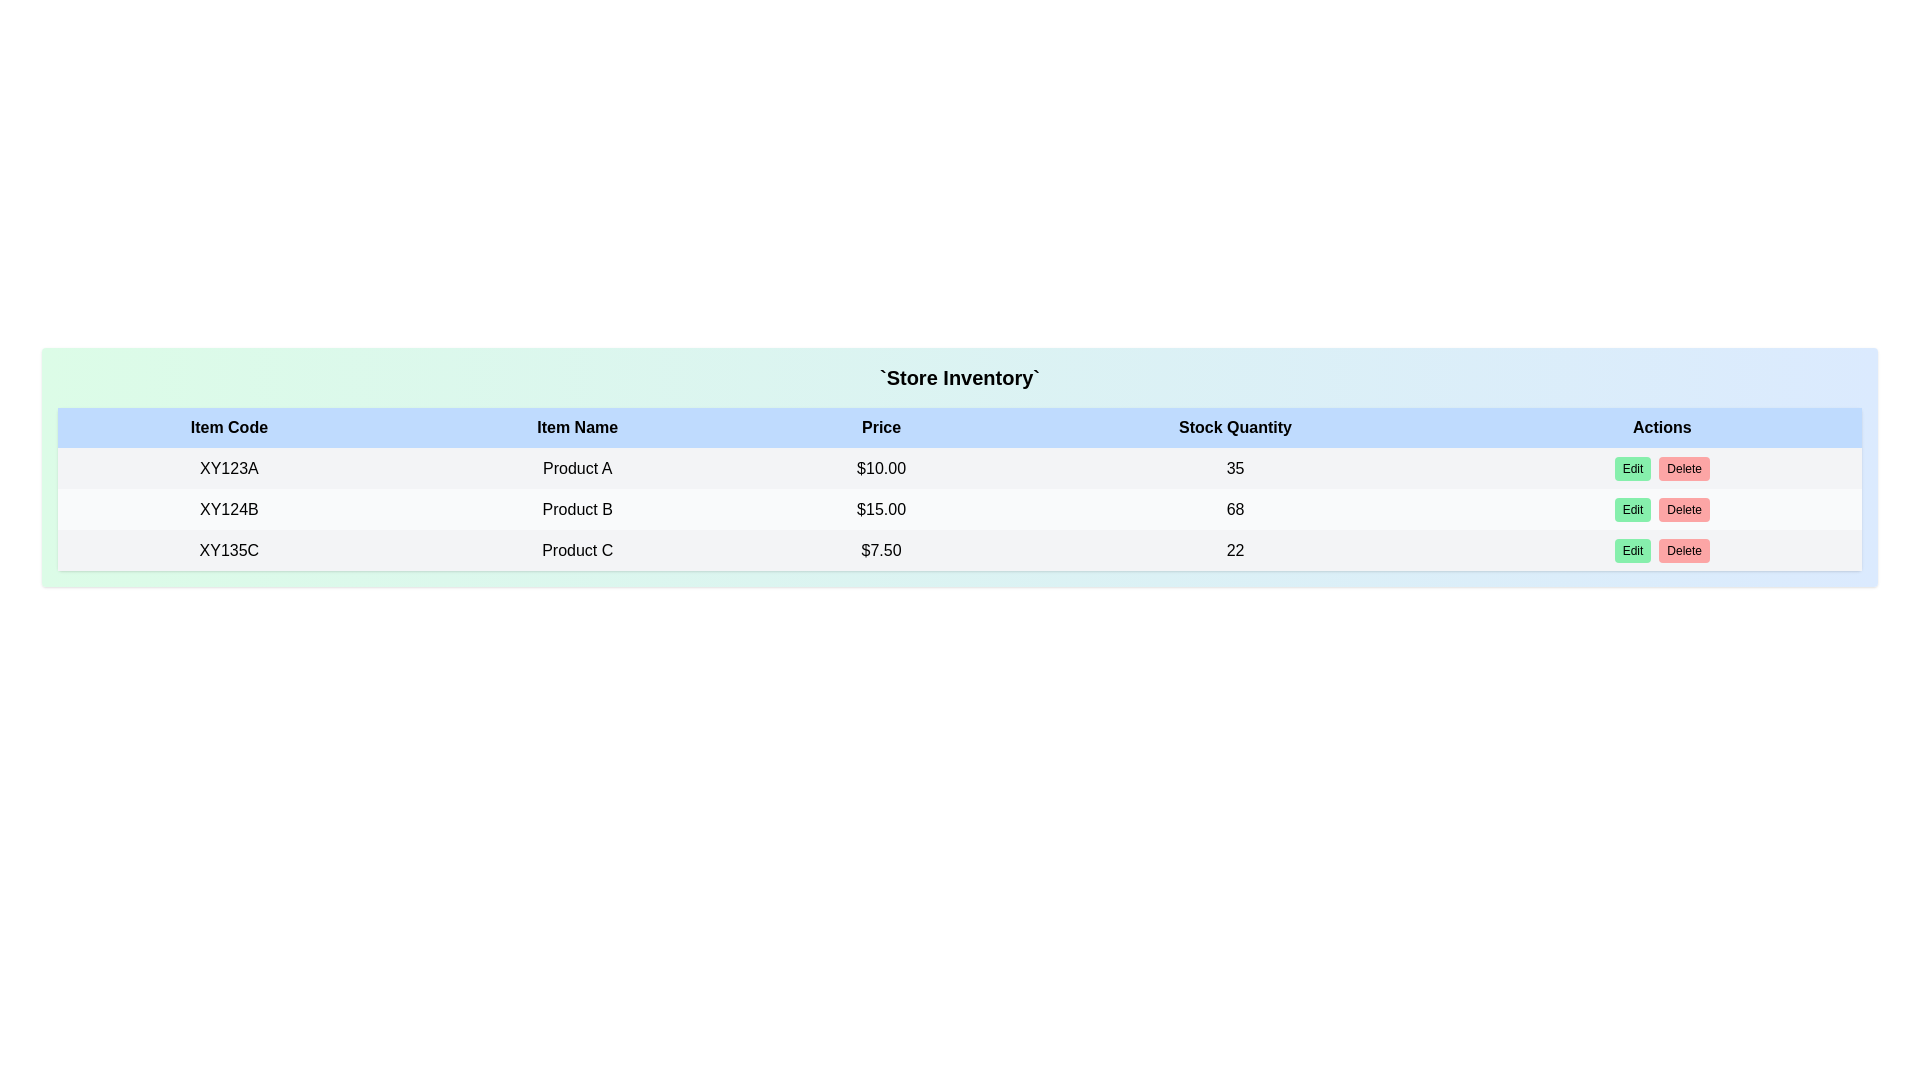  Describe the element at coordinates (1234, 468) in the screenshot. I see `the Static Text displaying the number '35' in the 'Stock Quantity' column for 'Product A', which is styled with black sans-serif text on a light gray background` at that location.